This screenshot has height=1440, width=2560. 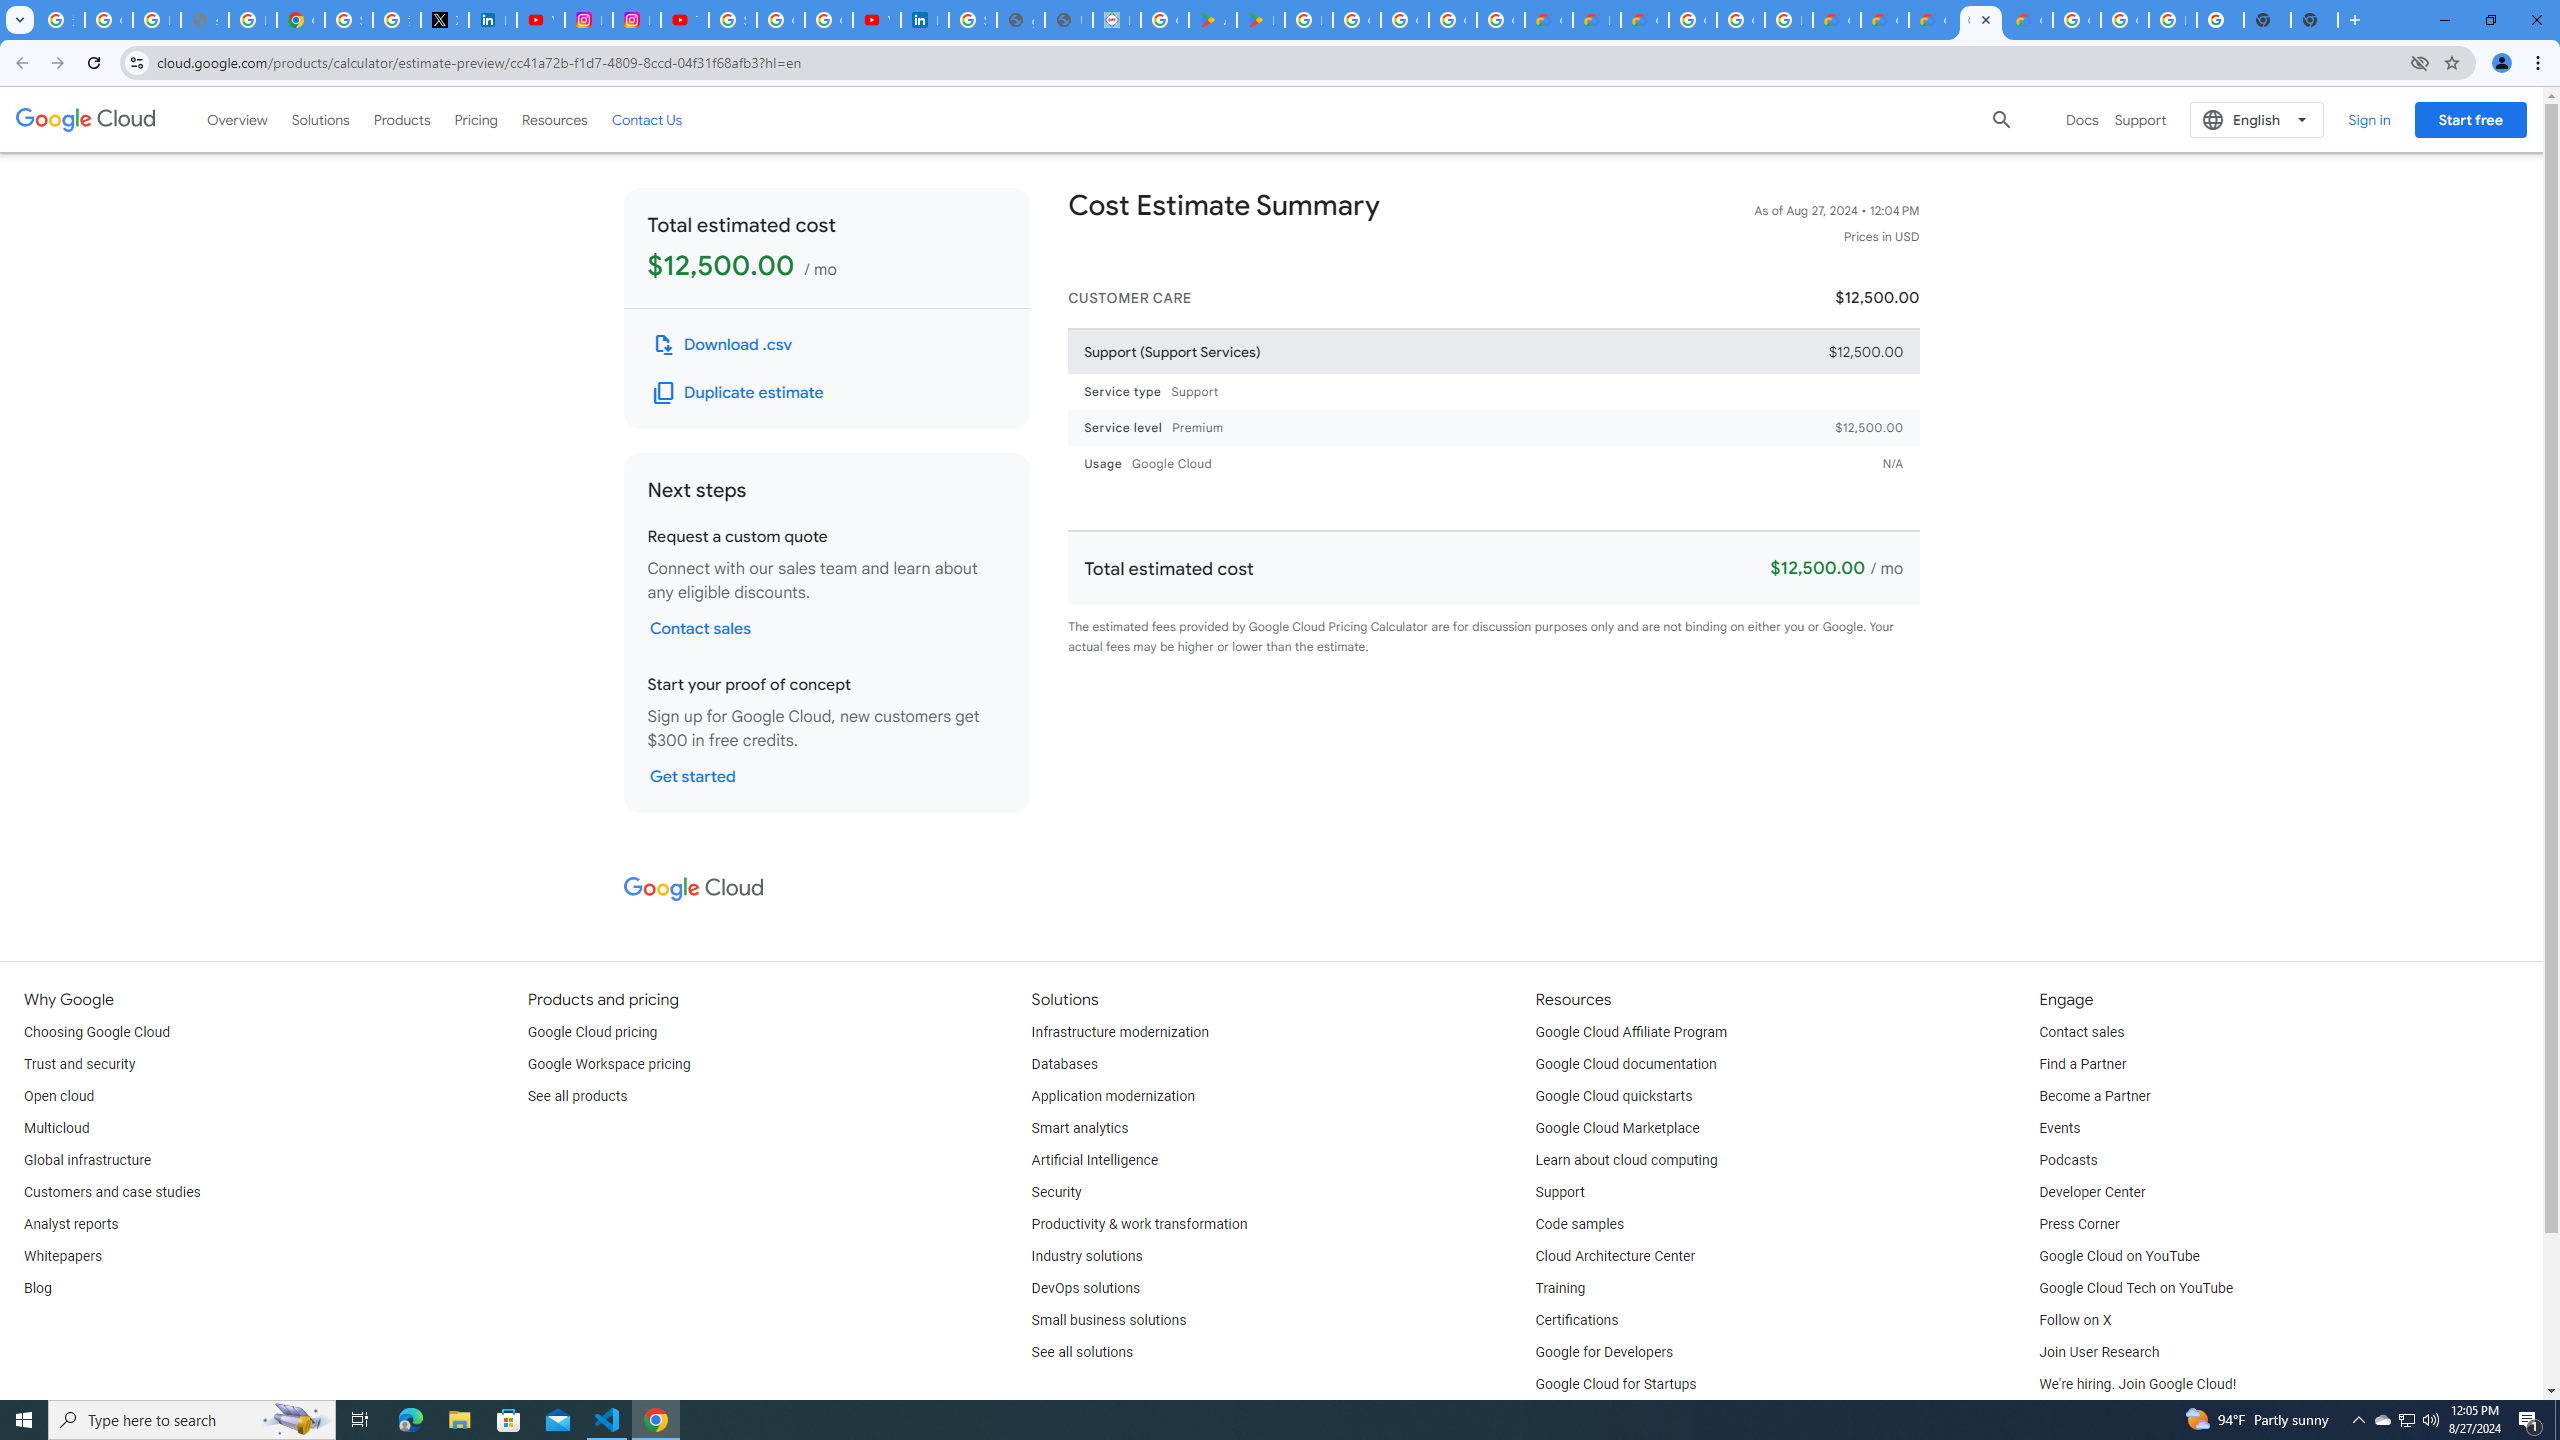 I want to click on 'Google Cloud documentation', so click(x=1626, y=1064).